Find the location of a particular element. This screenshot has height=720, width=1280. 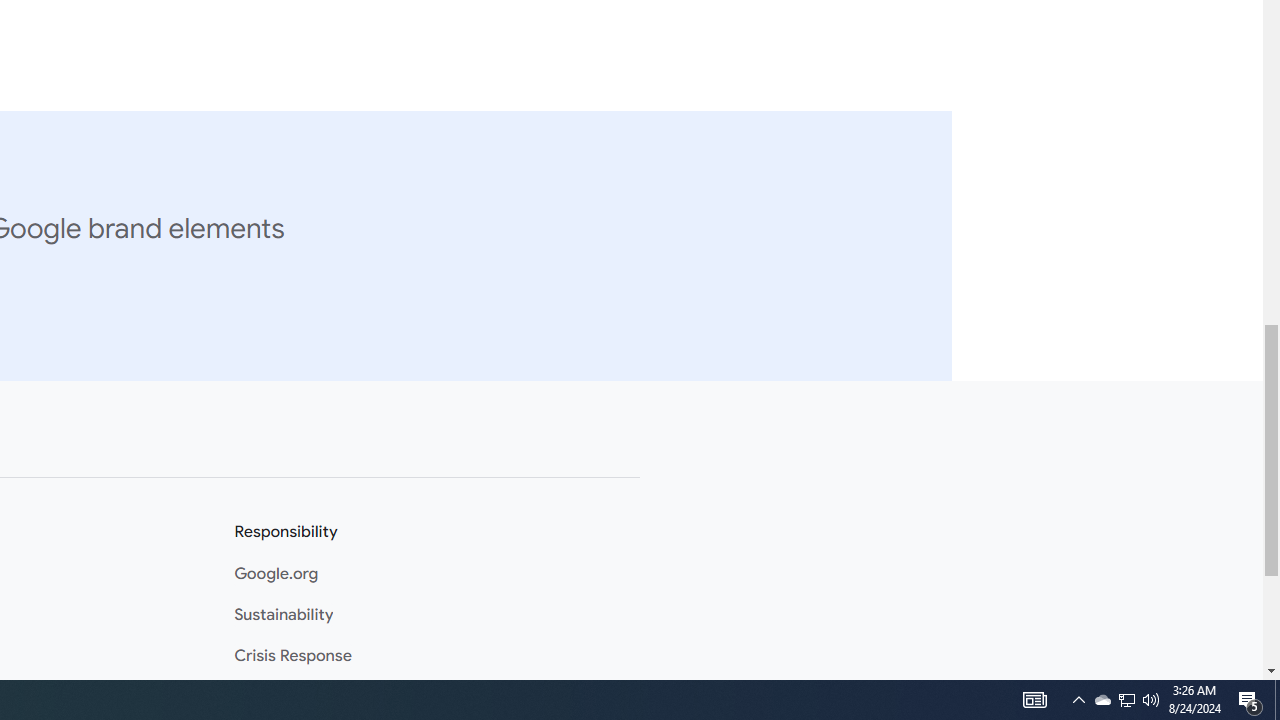

'Sustainability' is located at coordinates (283, 614).